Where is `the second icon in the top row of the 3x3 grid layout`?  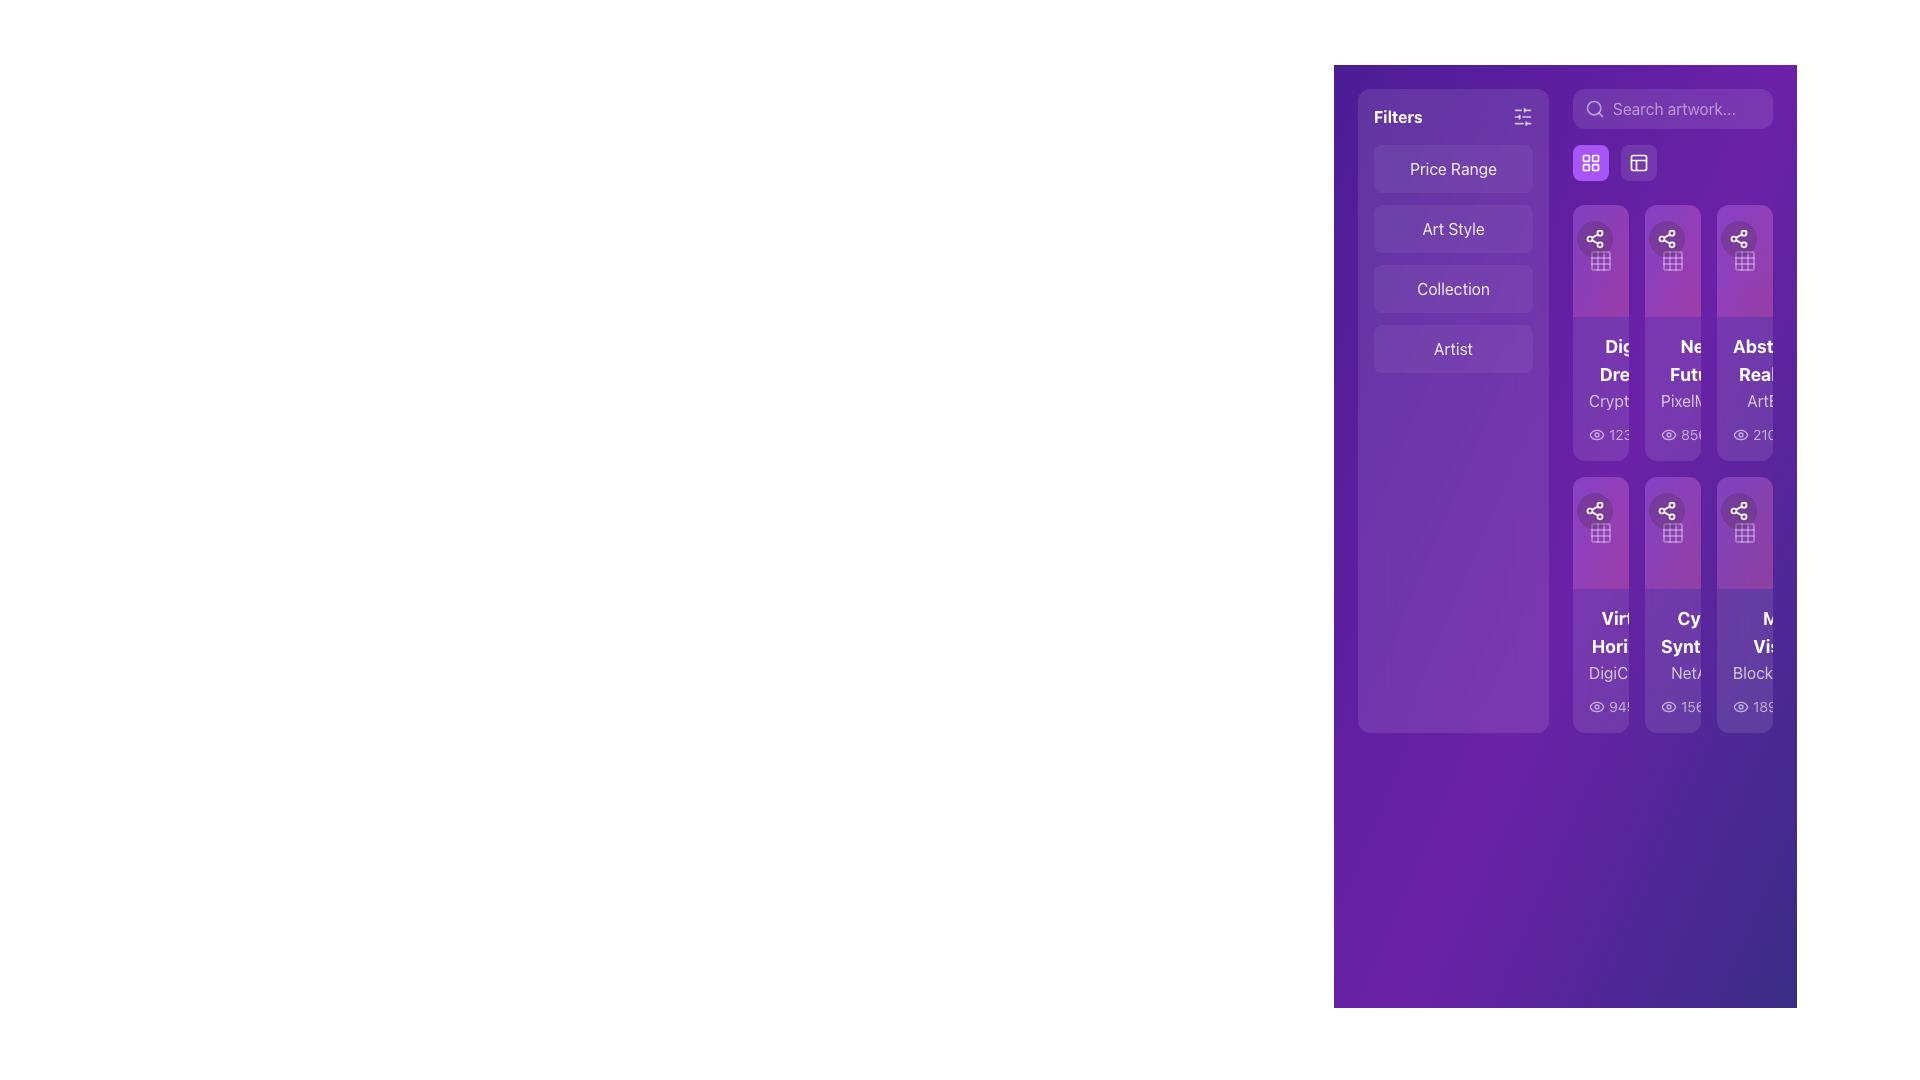
the second icon in the top row of the 3x3 grid layout is located at coordinates (1673, 260).